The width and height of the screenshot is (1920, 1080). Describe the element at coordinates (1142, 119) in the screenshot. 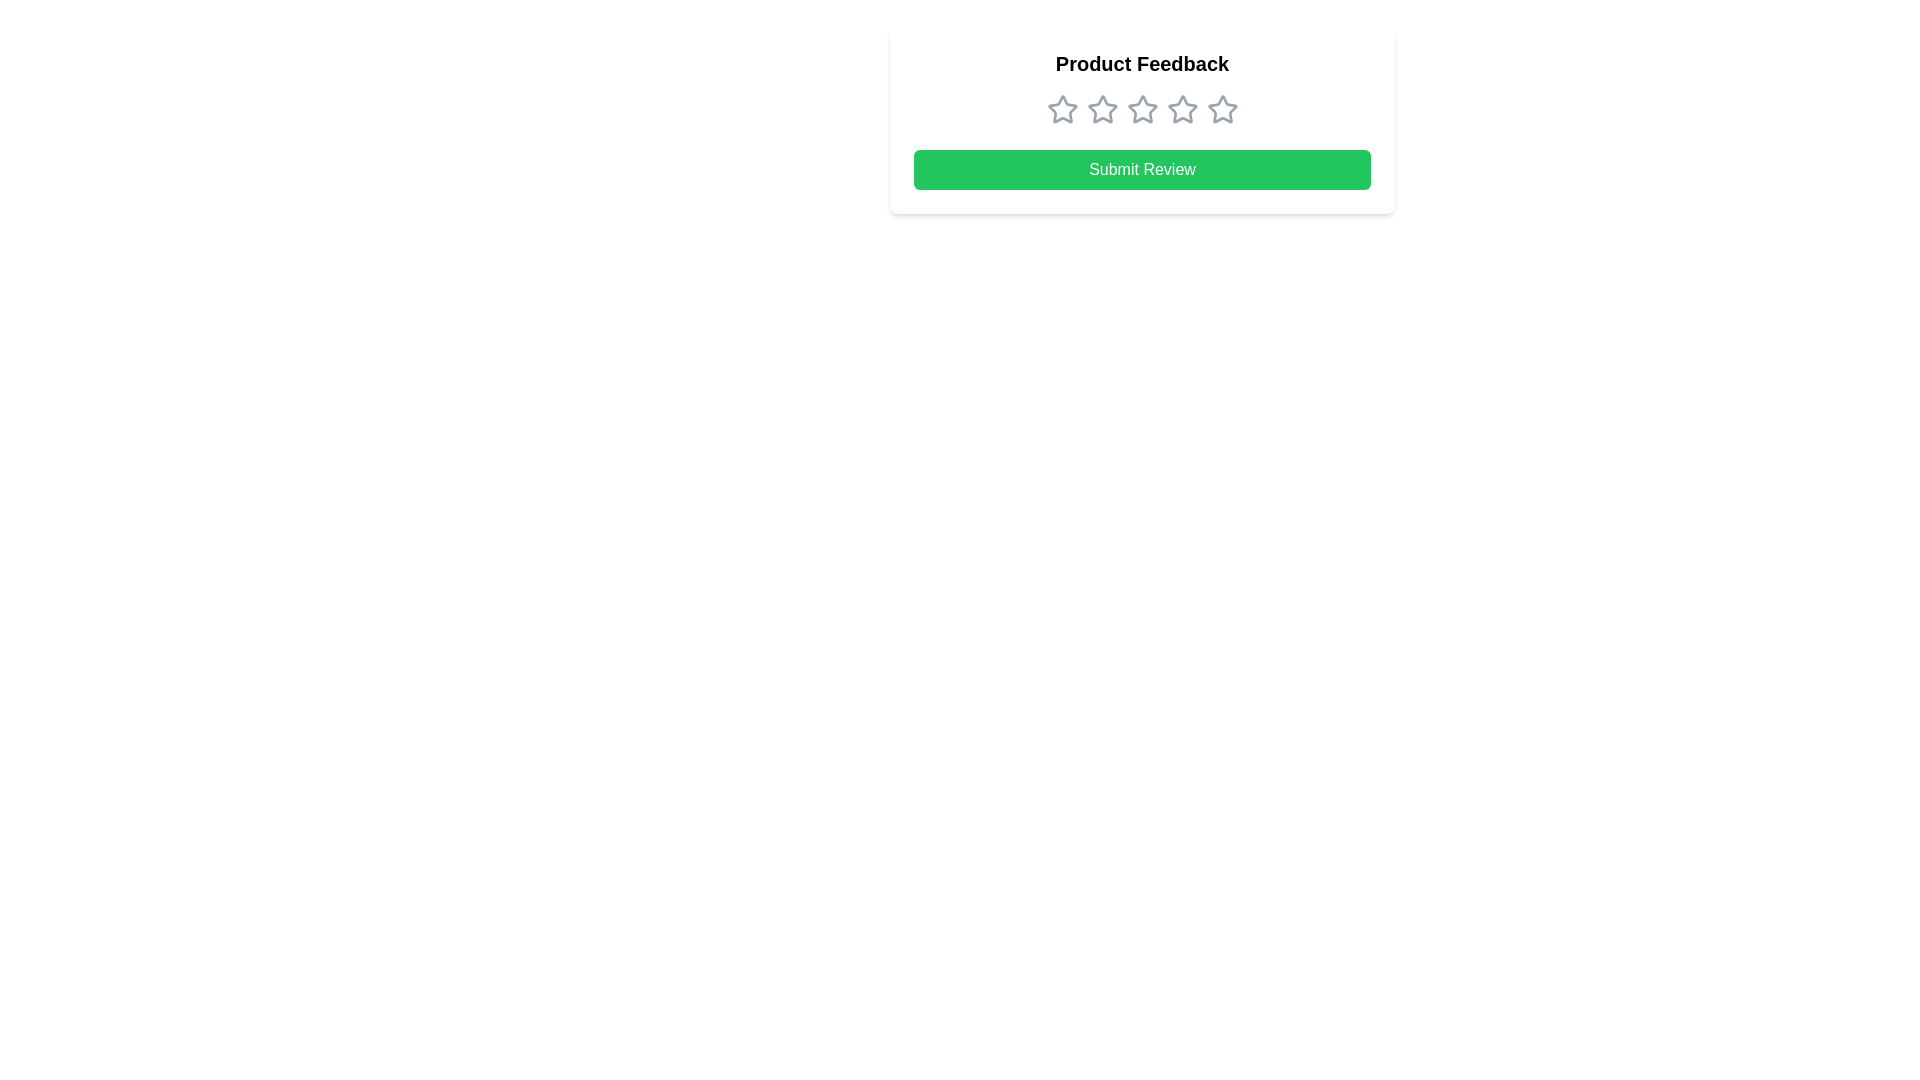

I see `the star-based rating interface in the product feedback section` at that location.